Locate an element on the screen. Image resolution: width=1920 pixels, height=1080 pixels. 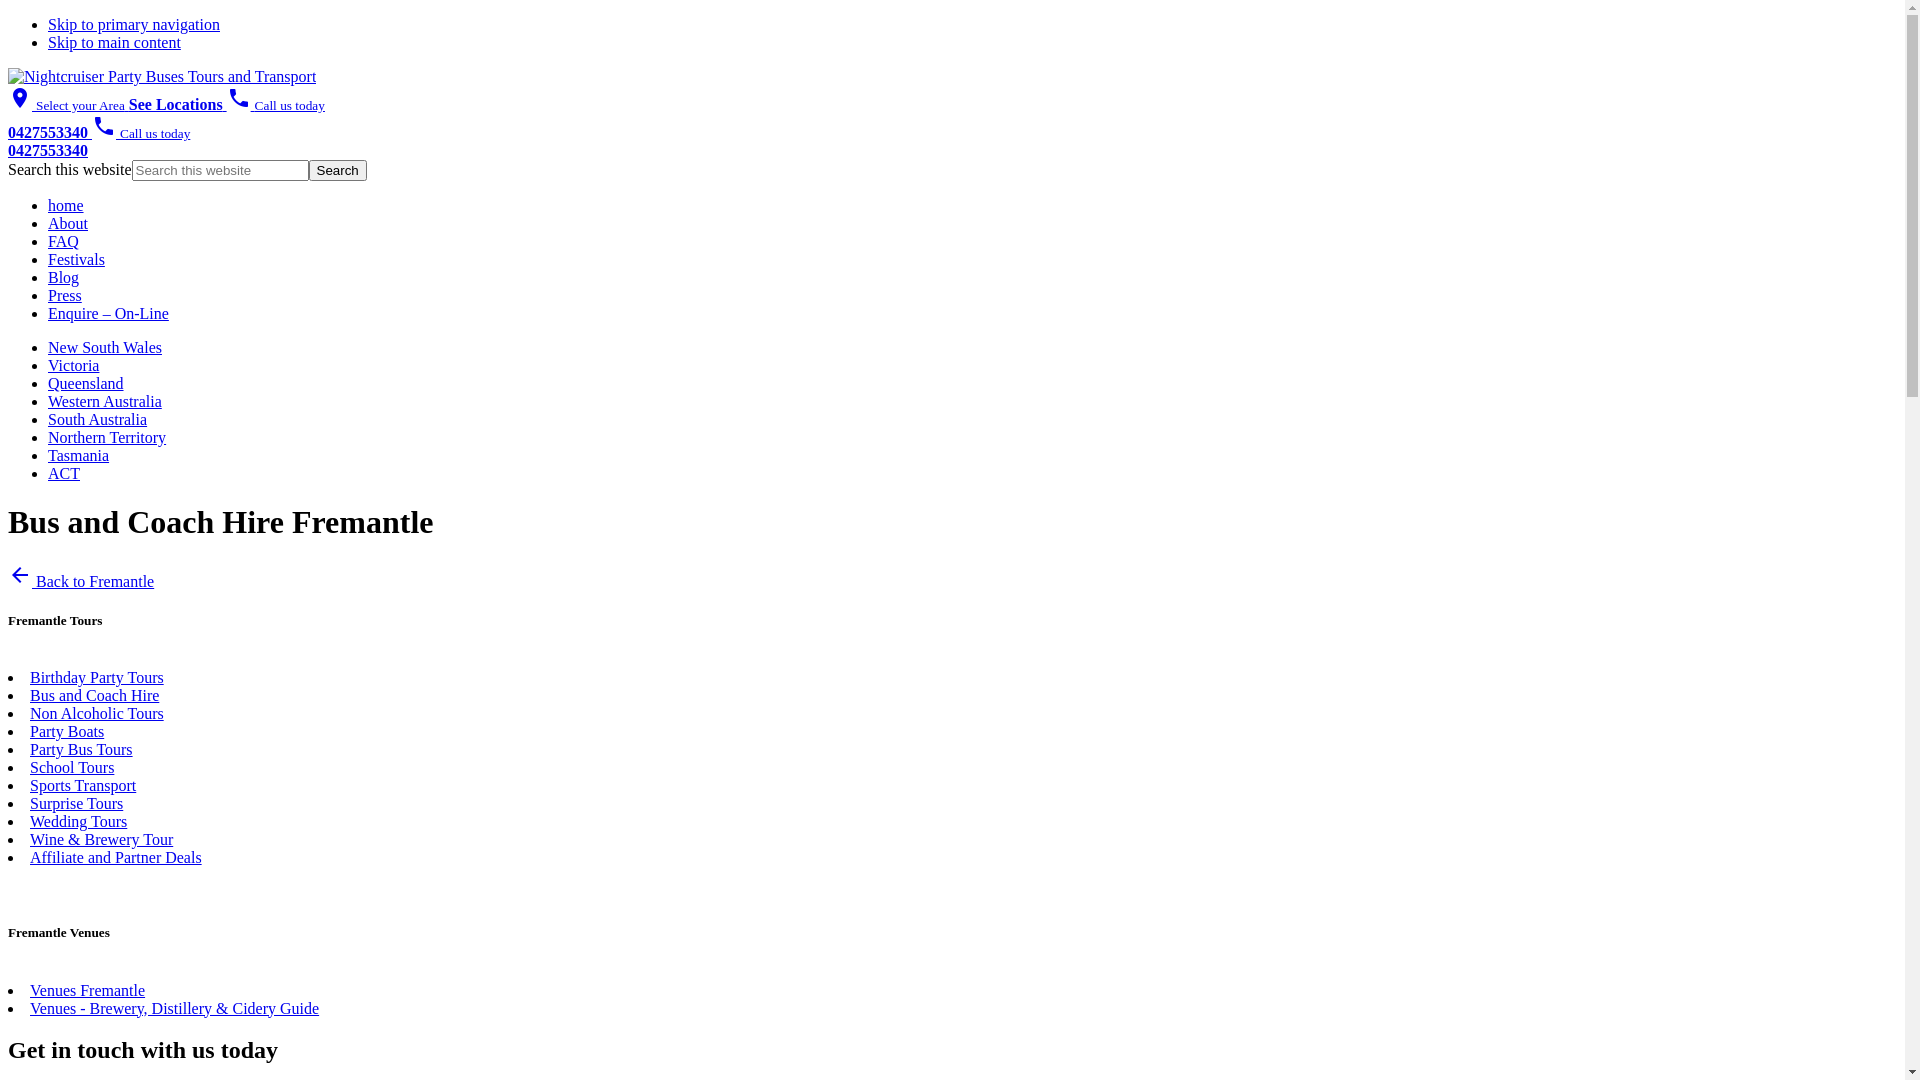
'Skip to main content' is located at coordinates (113, 42).